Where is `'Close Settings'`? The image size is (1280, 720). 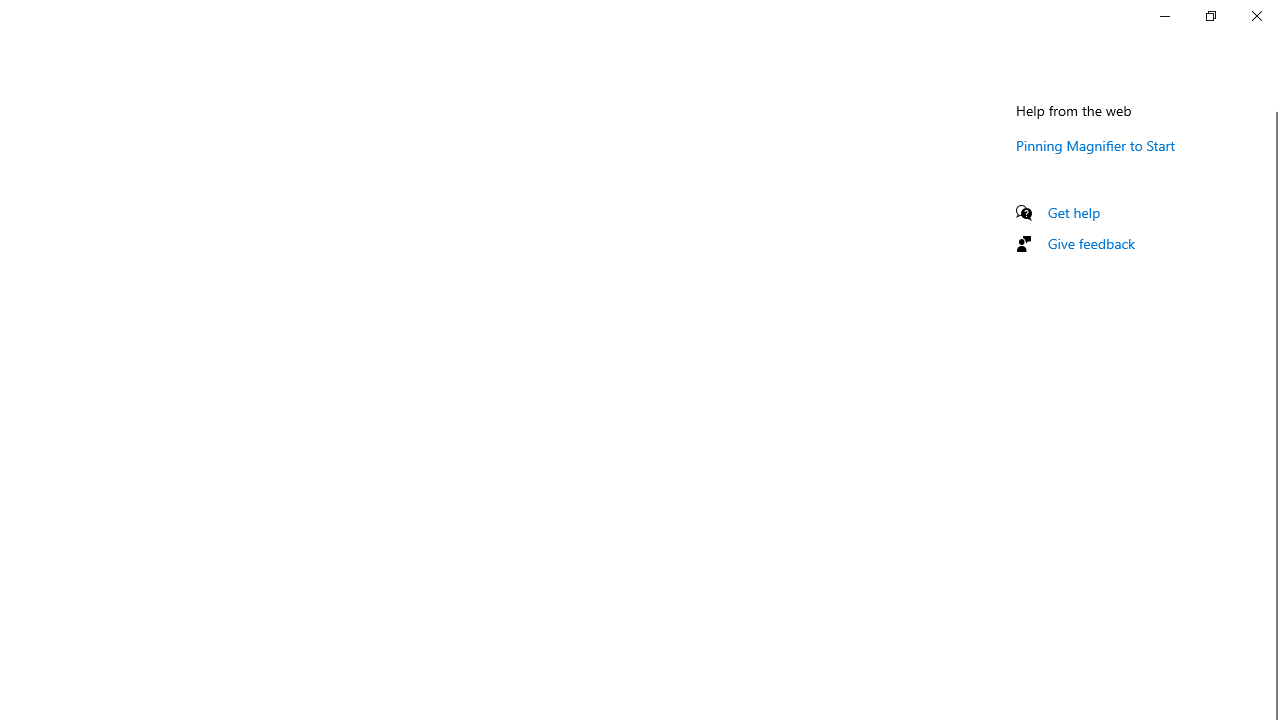 'Close Settings' is located at coordinates (1255, 15).